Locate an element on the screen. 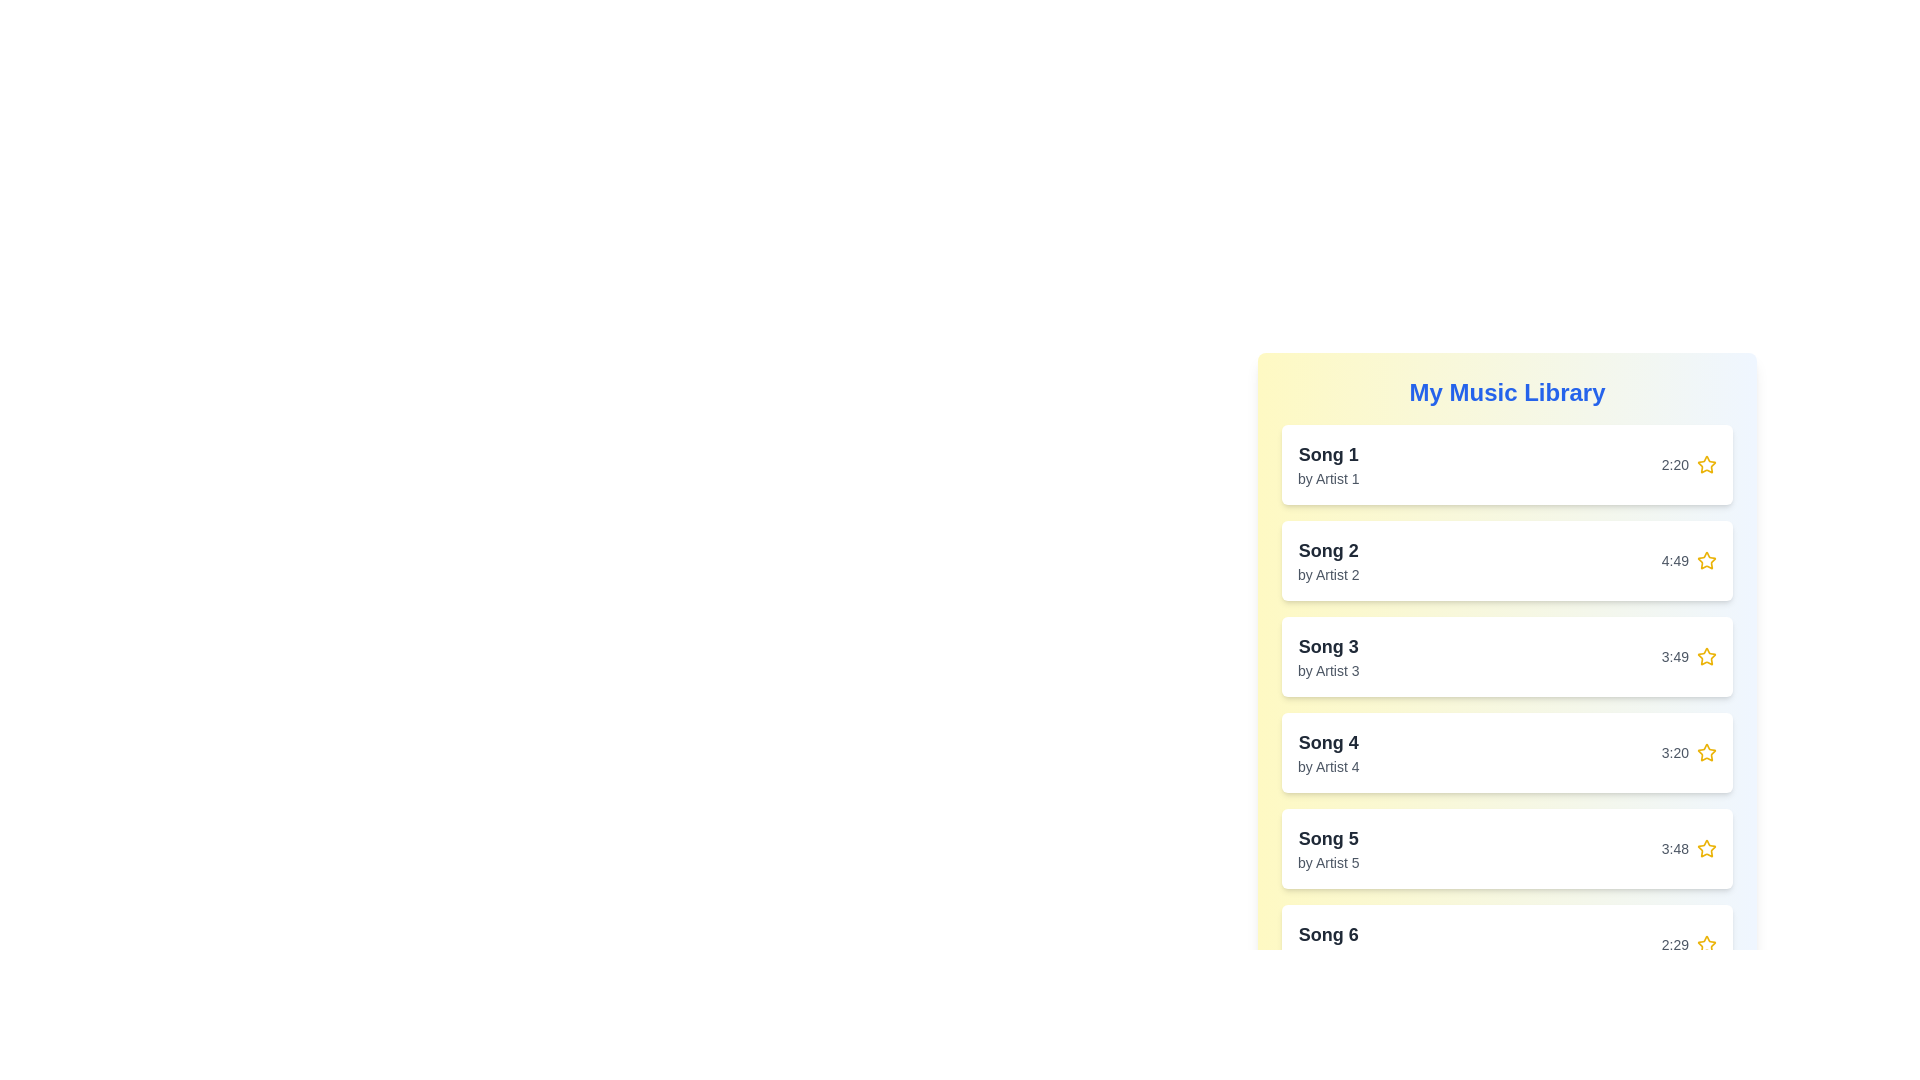  text block displaying 'Song 6 by Artist 6', which is bold for the song title and lighter for the artist name, located in a song entry card at the bottom of the music library column is located at coordinates (1328, 945).